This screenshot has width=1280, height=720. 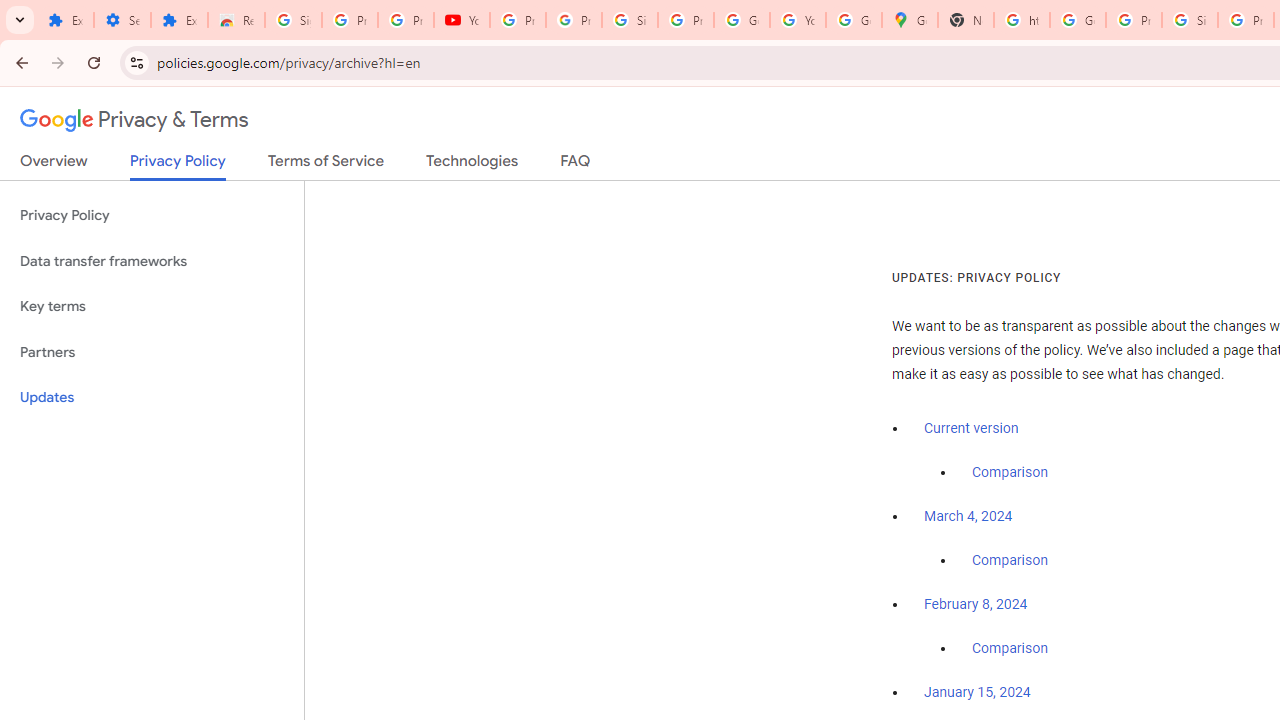 What do you see at coordinates (151, 260) in the screenshot?
I see `'Data transfer frameworks'` at bounding box center [151, 260].